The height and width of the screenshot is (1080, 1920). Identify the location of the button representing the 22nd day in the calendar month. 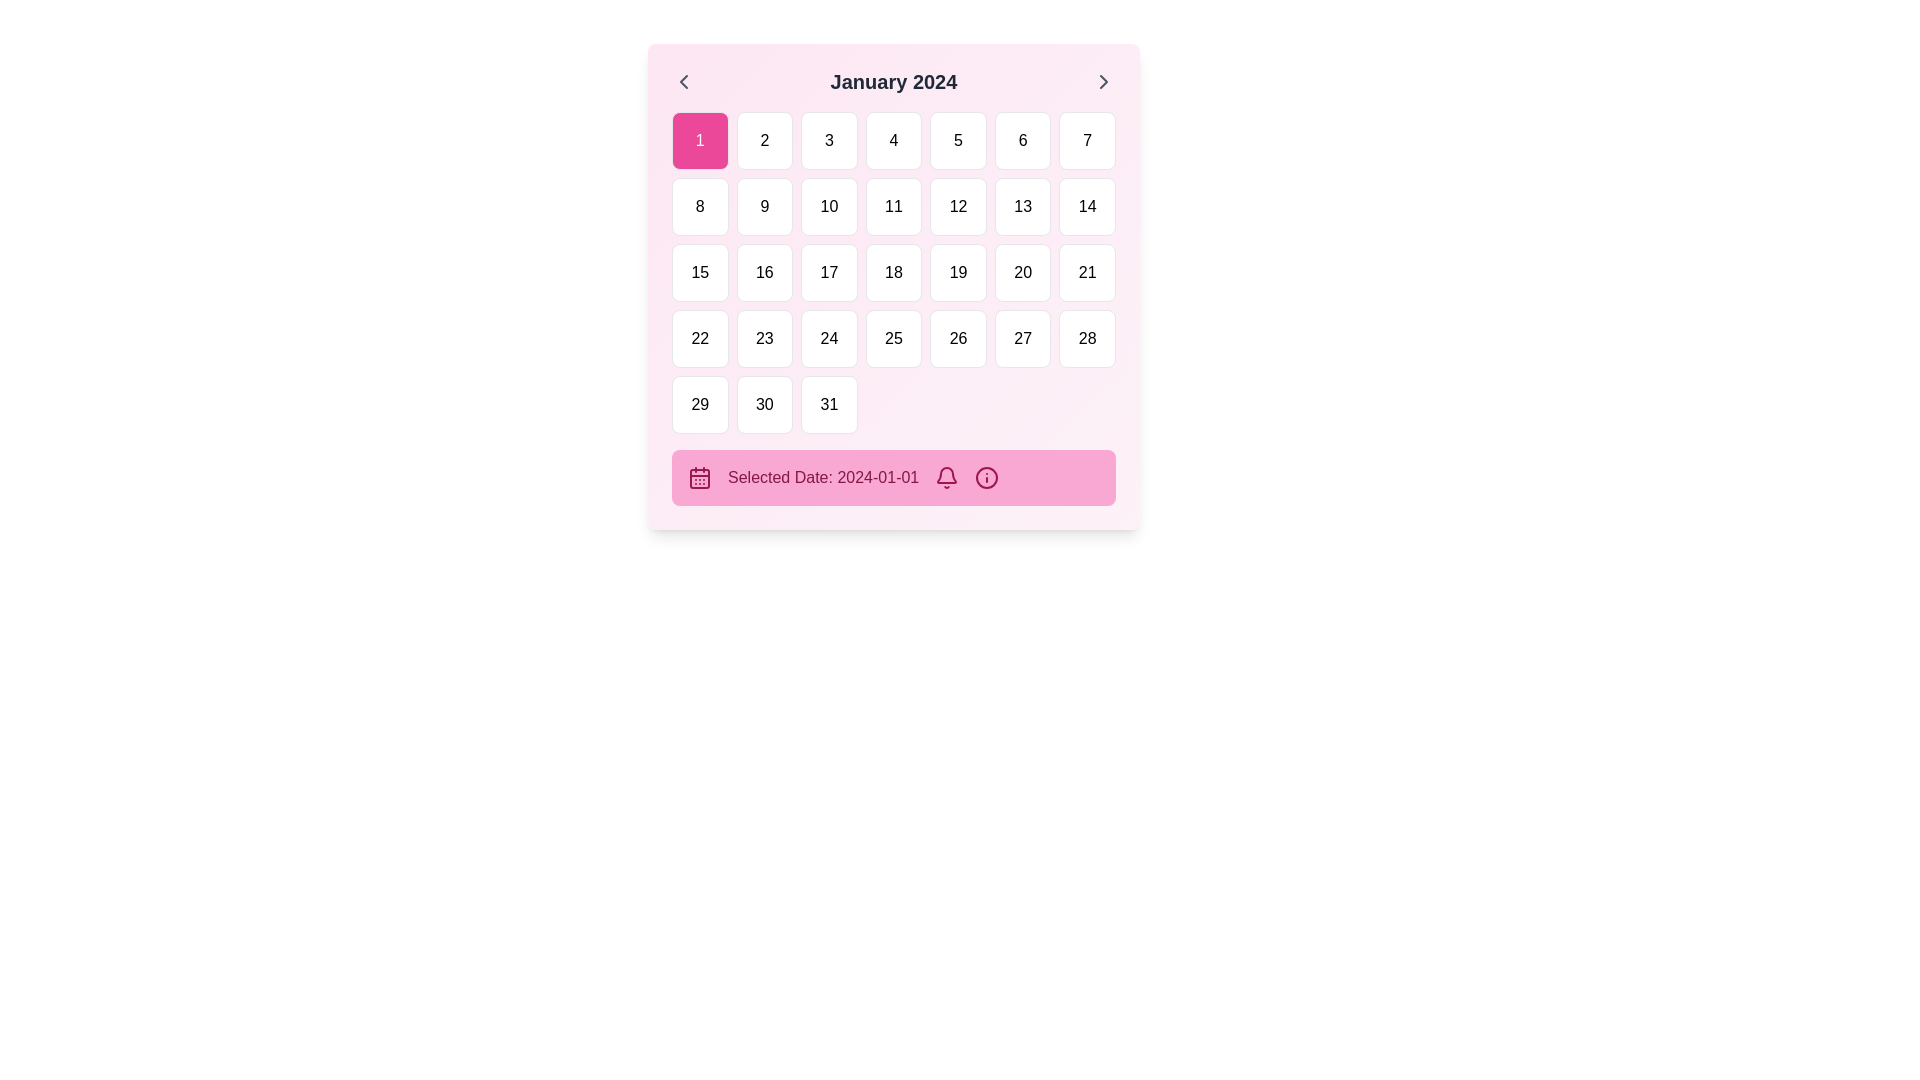
(700, 338).